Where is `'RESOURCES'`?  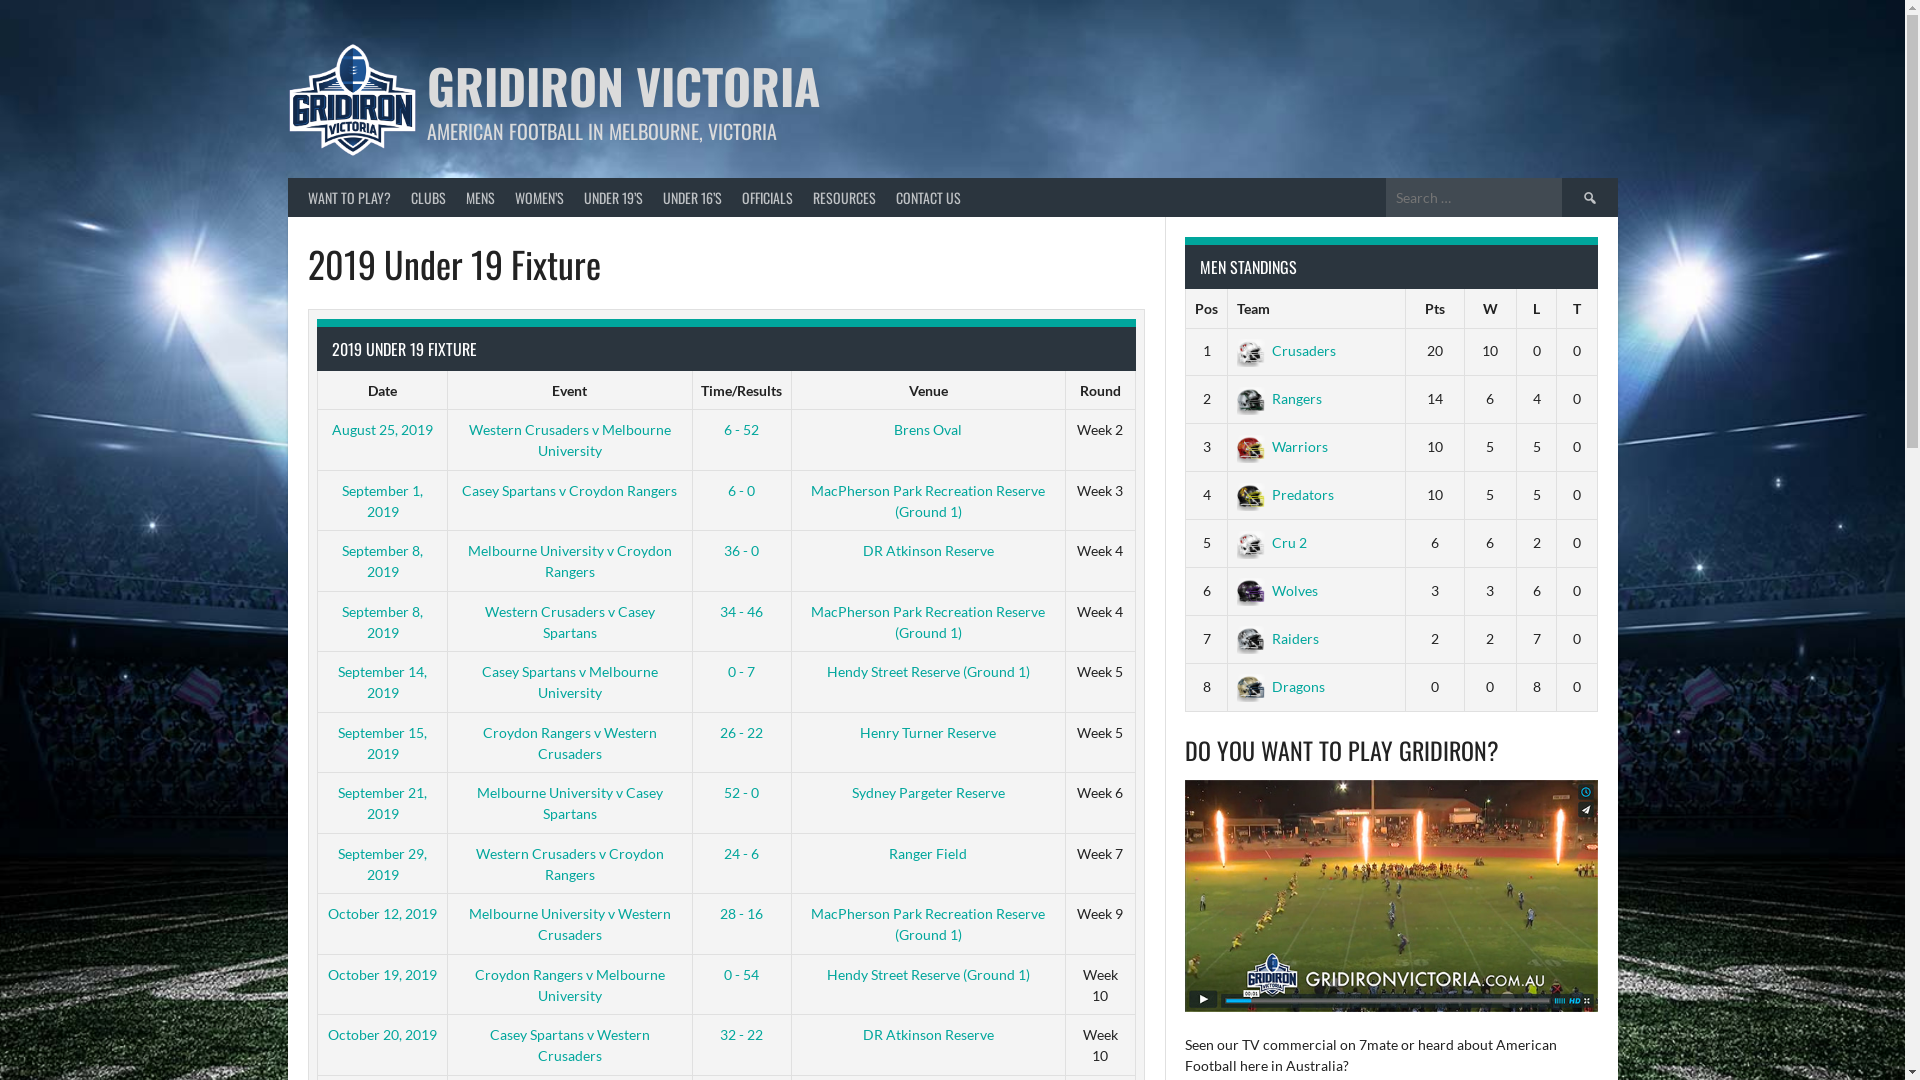 'RESOURCES' is located at coordinates (801, 197).